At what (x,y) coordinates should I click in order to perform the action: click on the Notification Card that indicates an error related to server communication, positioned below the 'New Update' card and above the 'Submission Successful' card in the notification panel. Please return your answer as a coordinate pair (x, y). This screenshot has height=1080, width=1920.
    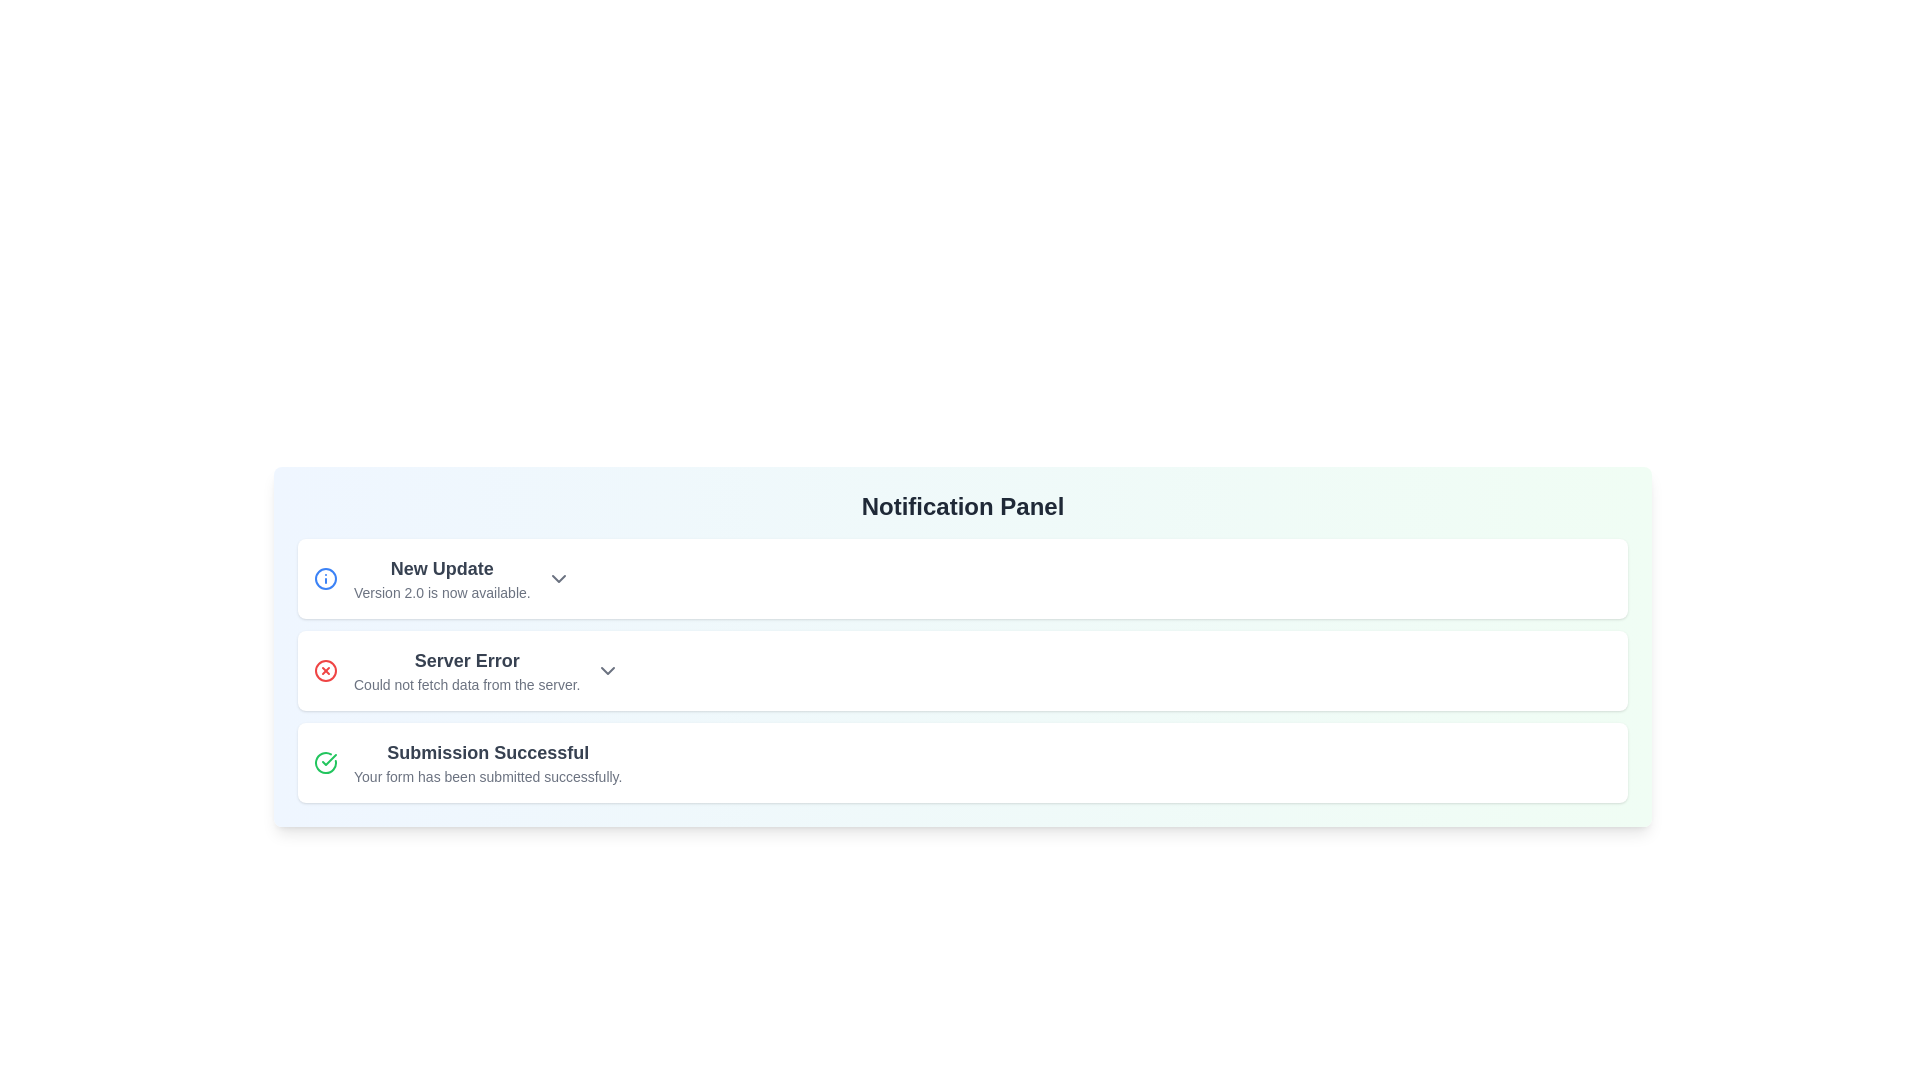
    Looking at the image, I should click on (963, 671).